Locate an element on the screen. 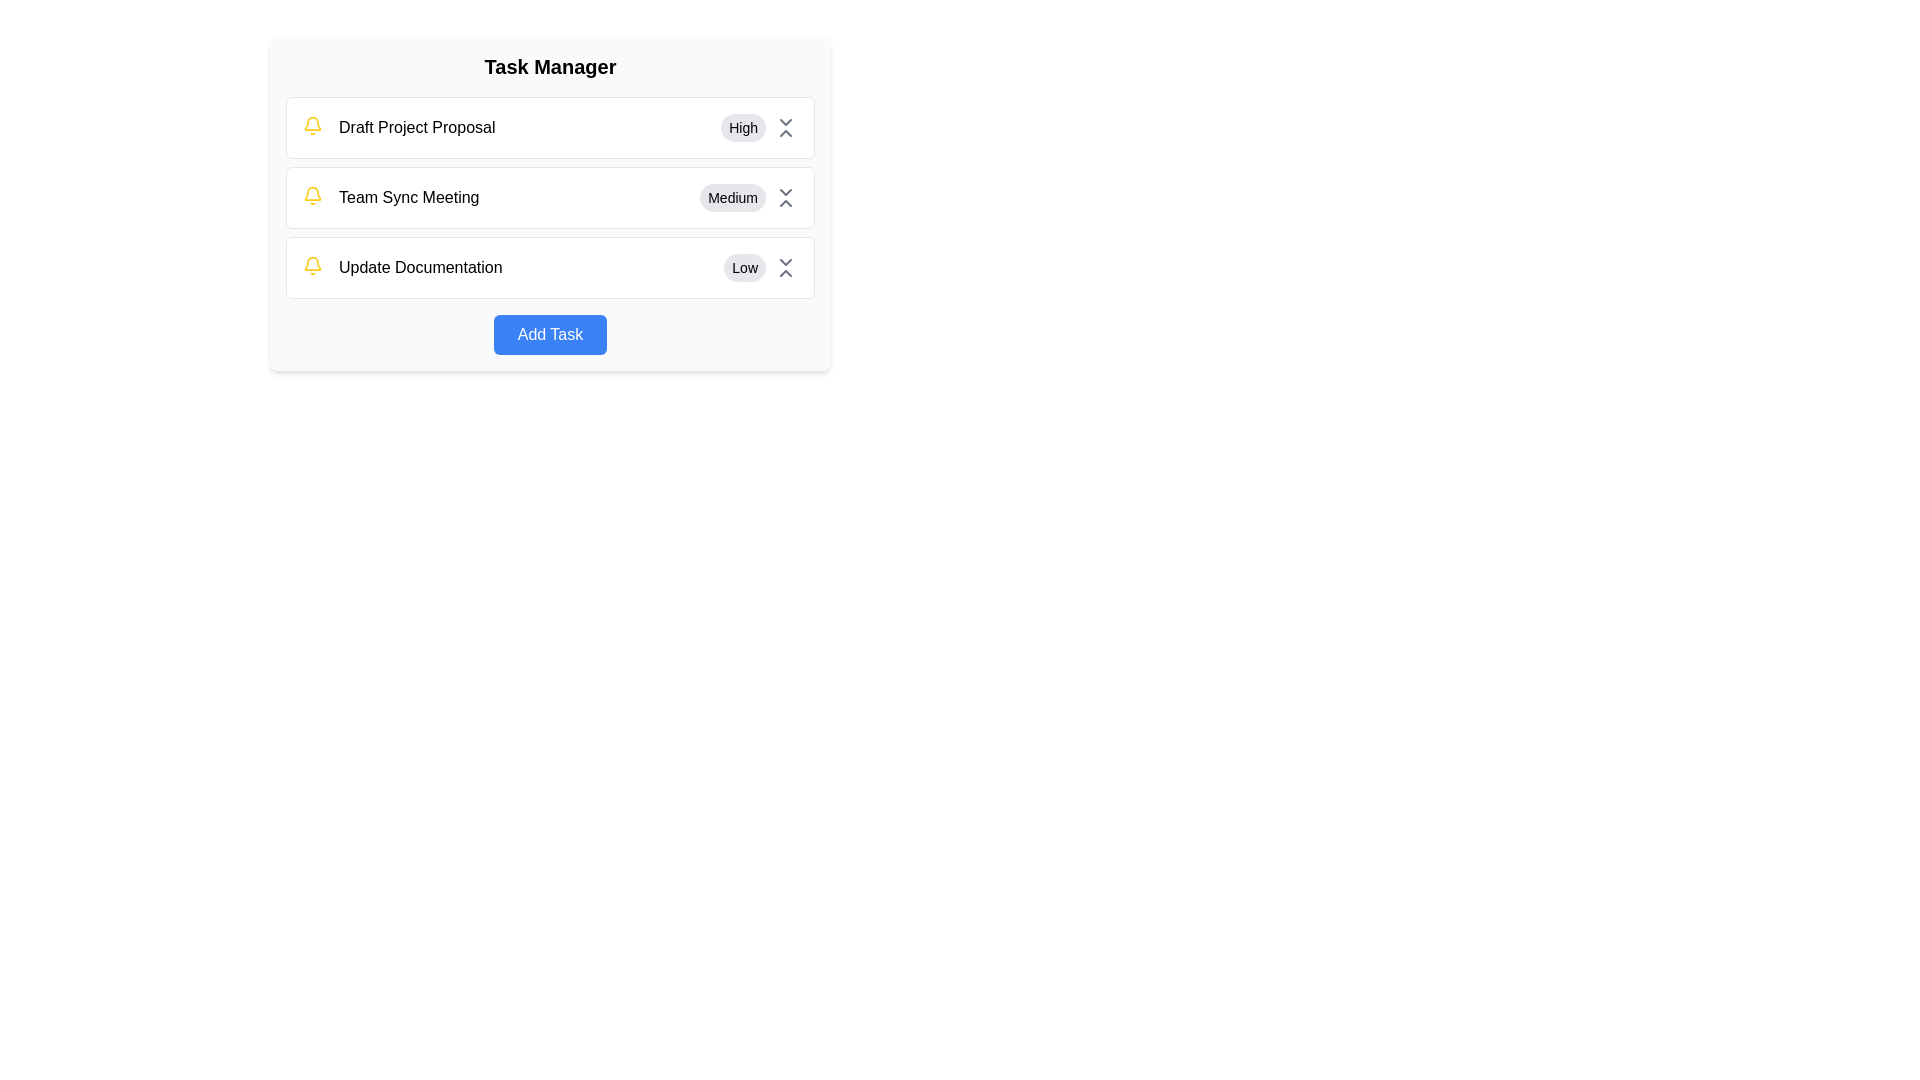 This screenshot has height=1080, width=1920. the text label 'Update Documentation' which is part of a list of tasks and is positioned between 'Team Sync Meeting' and 'Add Task' button is located at coordinates (419, 266).